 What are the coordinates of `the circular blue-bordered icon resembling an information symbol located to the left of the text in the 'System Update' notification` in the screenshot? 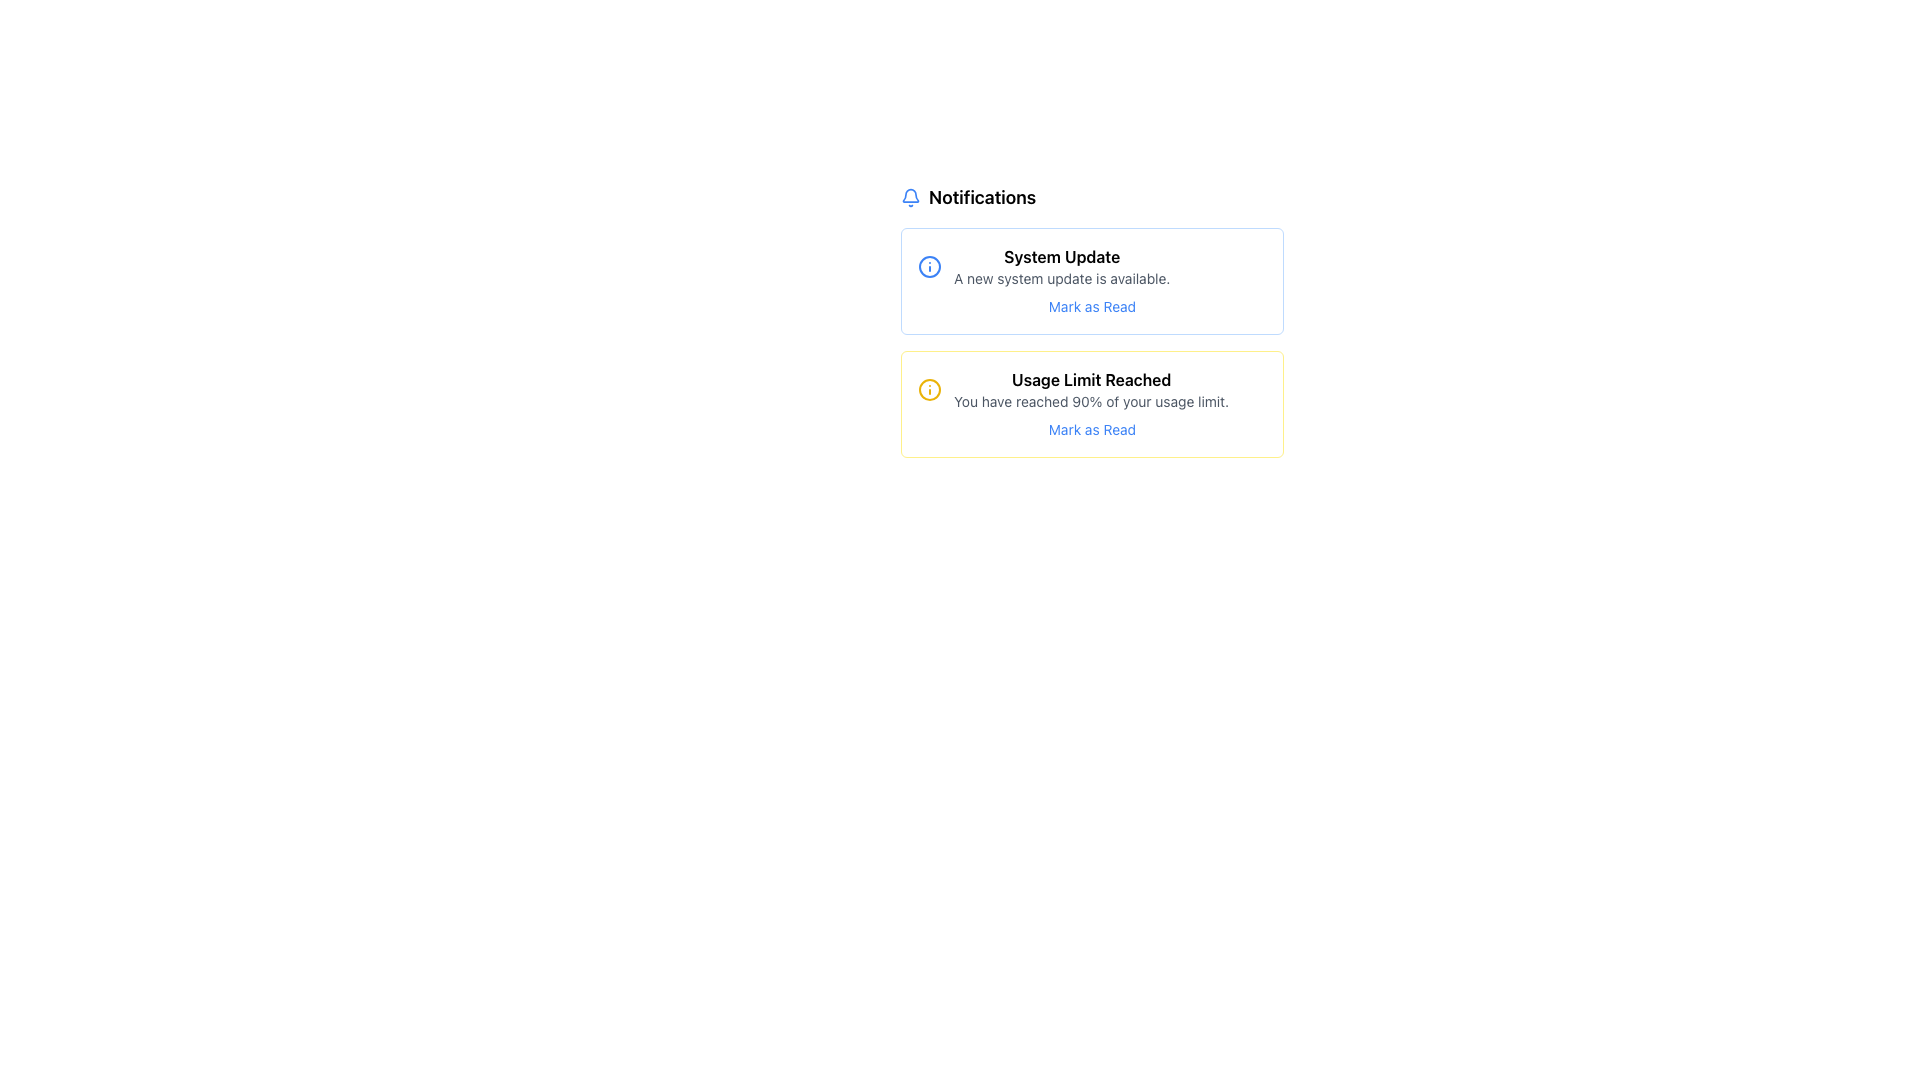 It's located at (929, 265).